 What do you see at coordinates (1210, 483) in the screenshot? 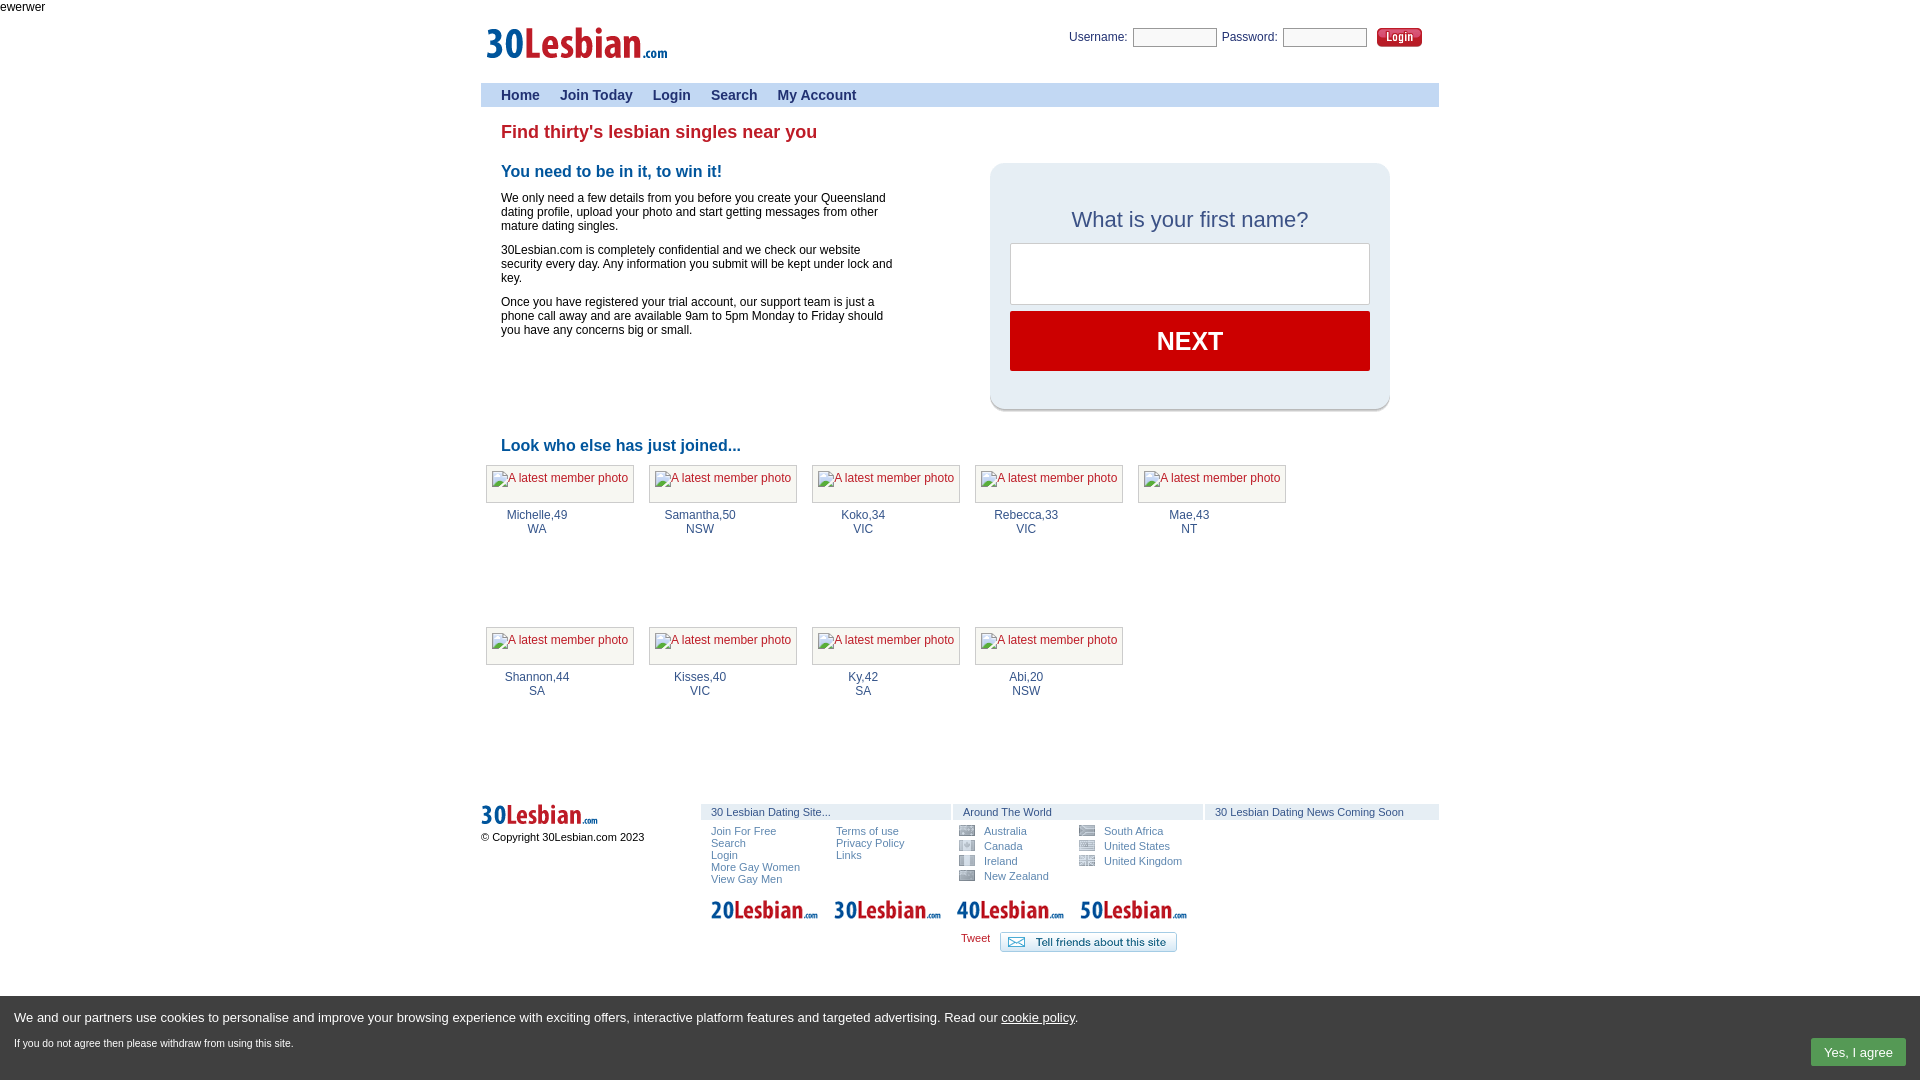
I see `'Mae, 43 from Malak, NT'` at bounding box center [1210, 483].